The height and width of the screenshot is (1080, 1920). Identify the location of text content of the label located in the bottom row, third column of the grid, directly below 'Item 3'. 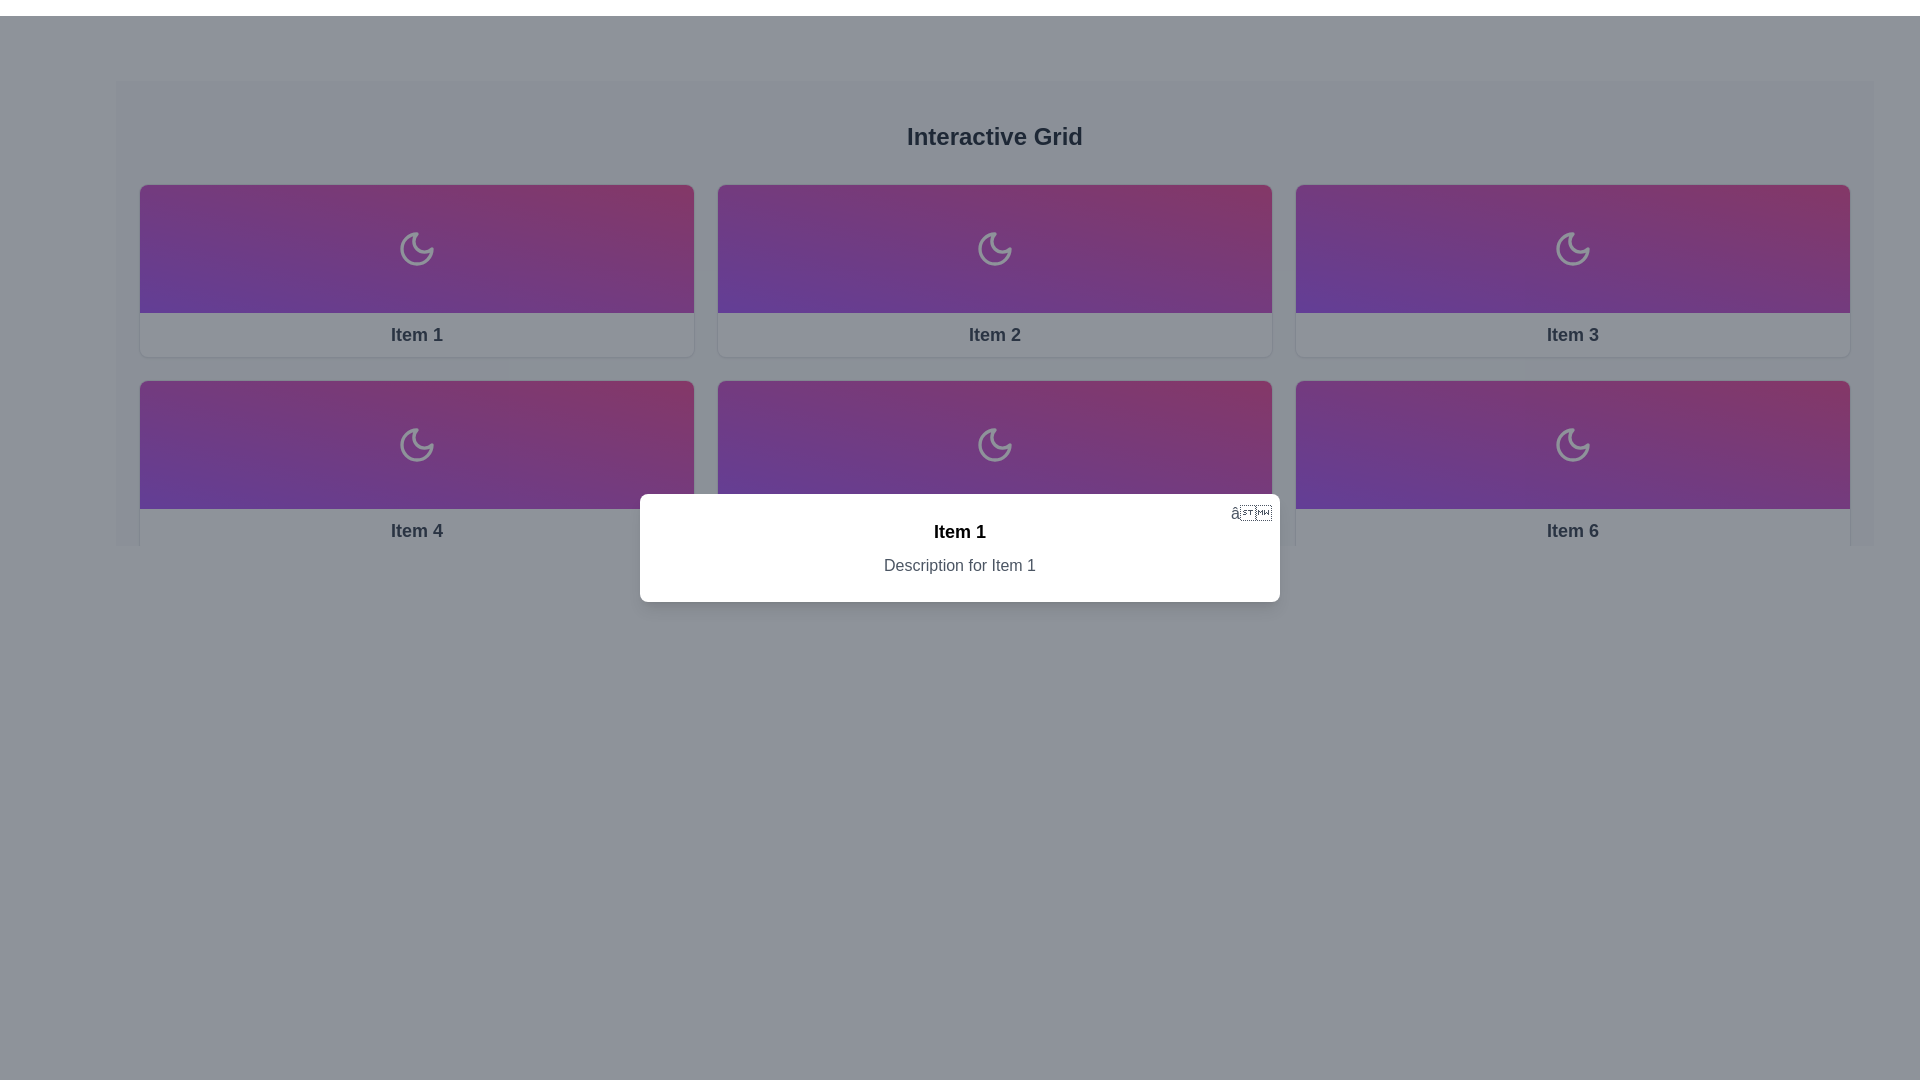
(1572, 530).